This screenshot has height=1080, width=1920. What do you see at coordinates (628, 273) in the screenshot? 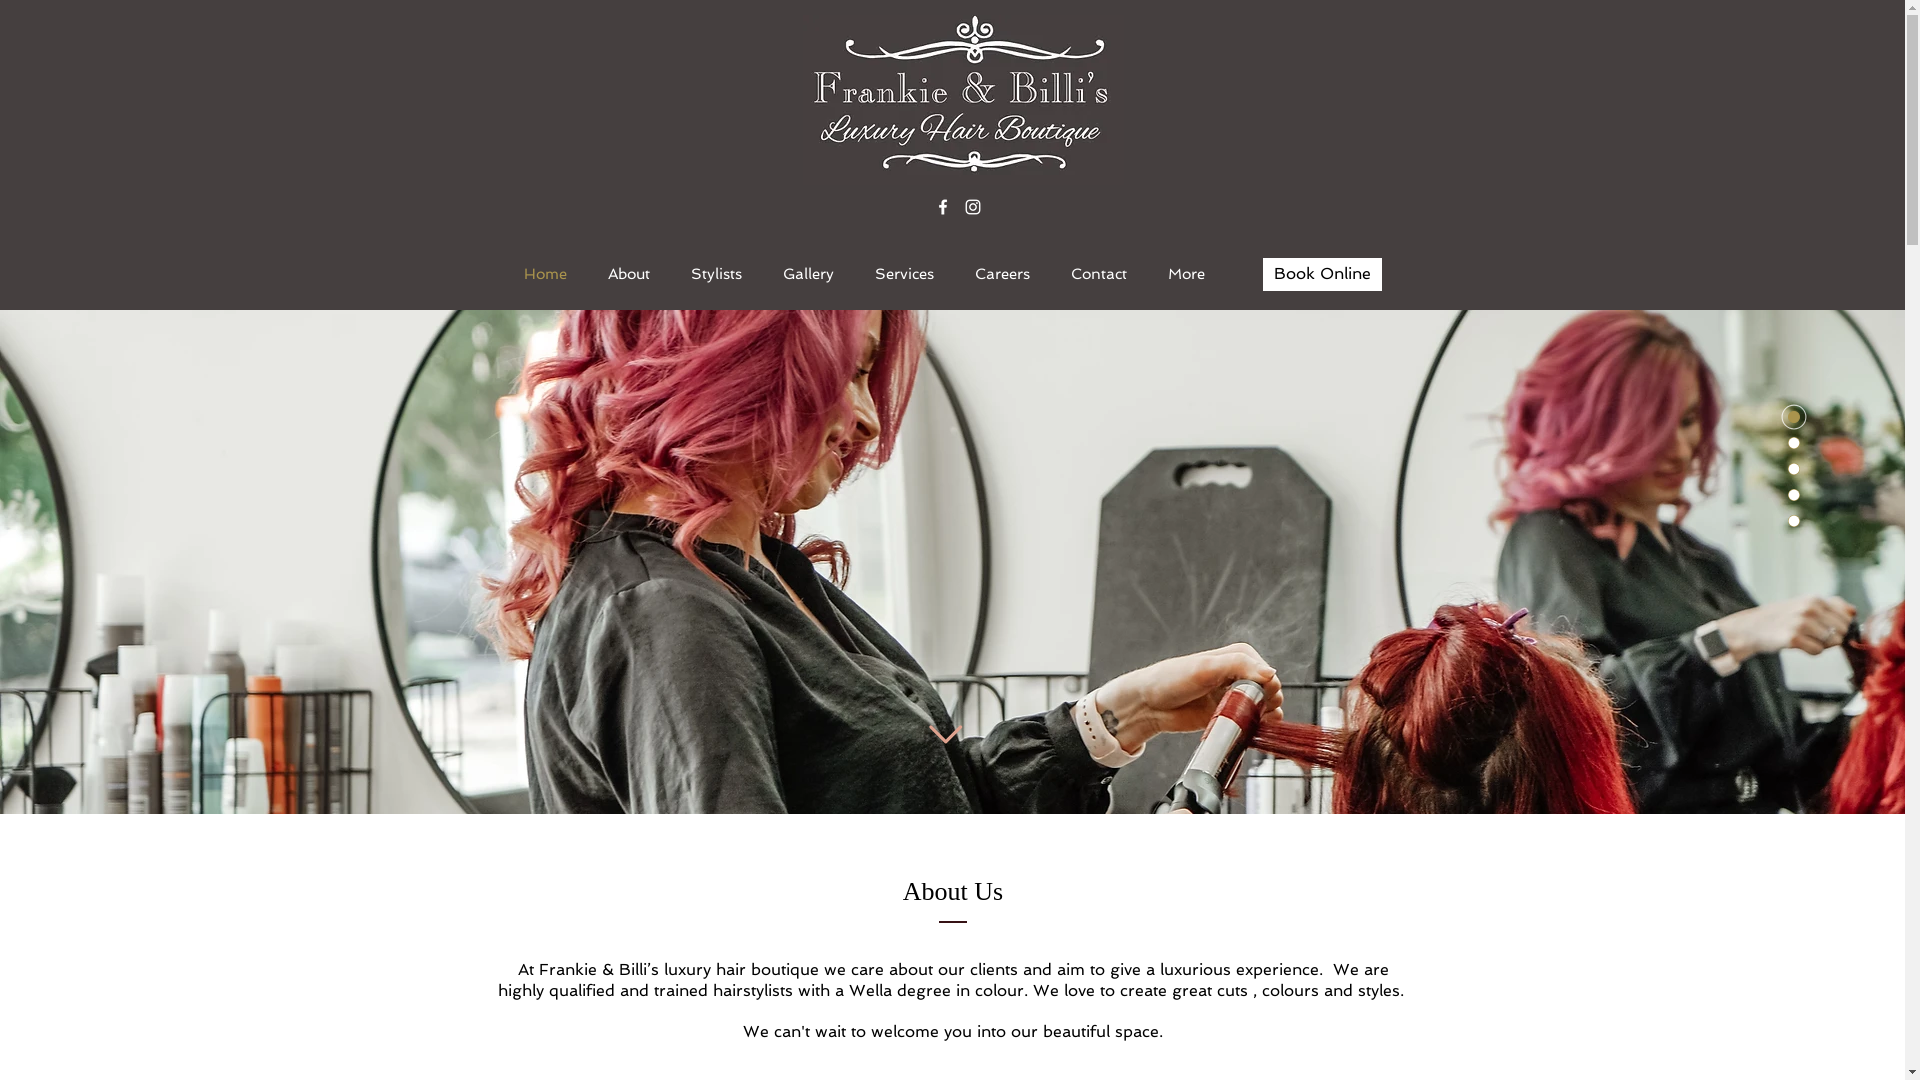
I see `'About'` at bounding box center [628, 273].